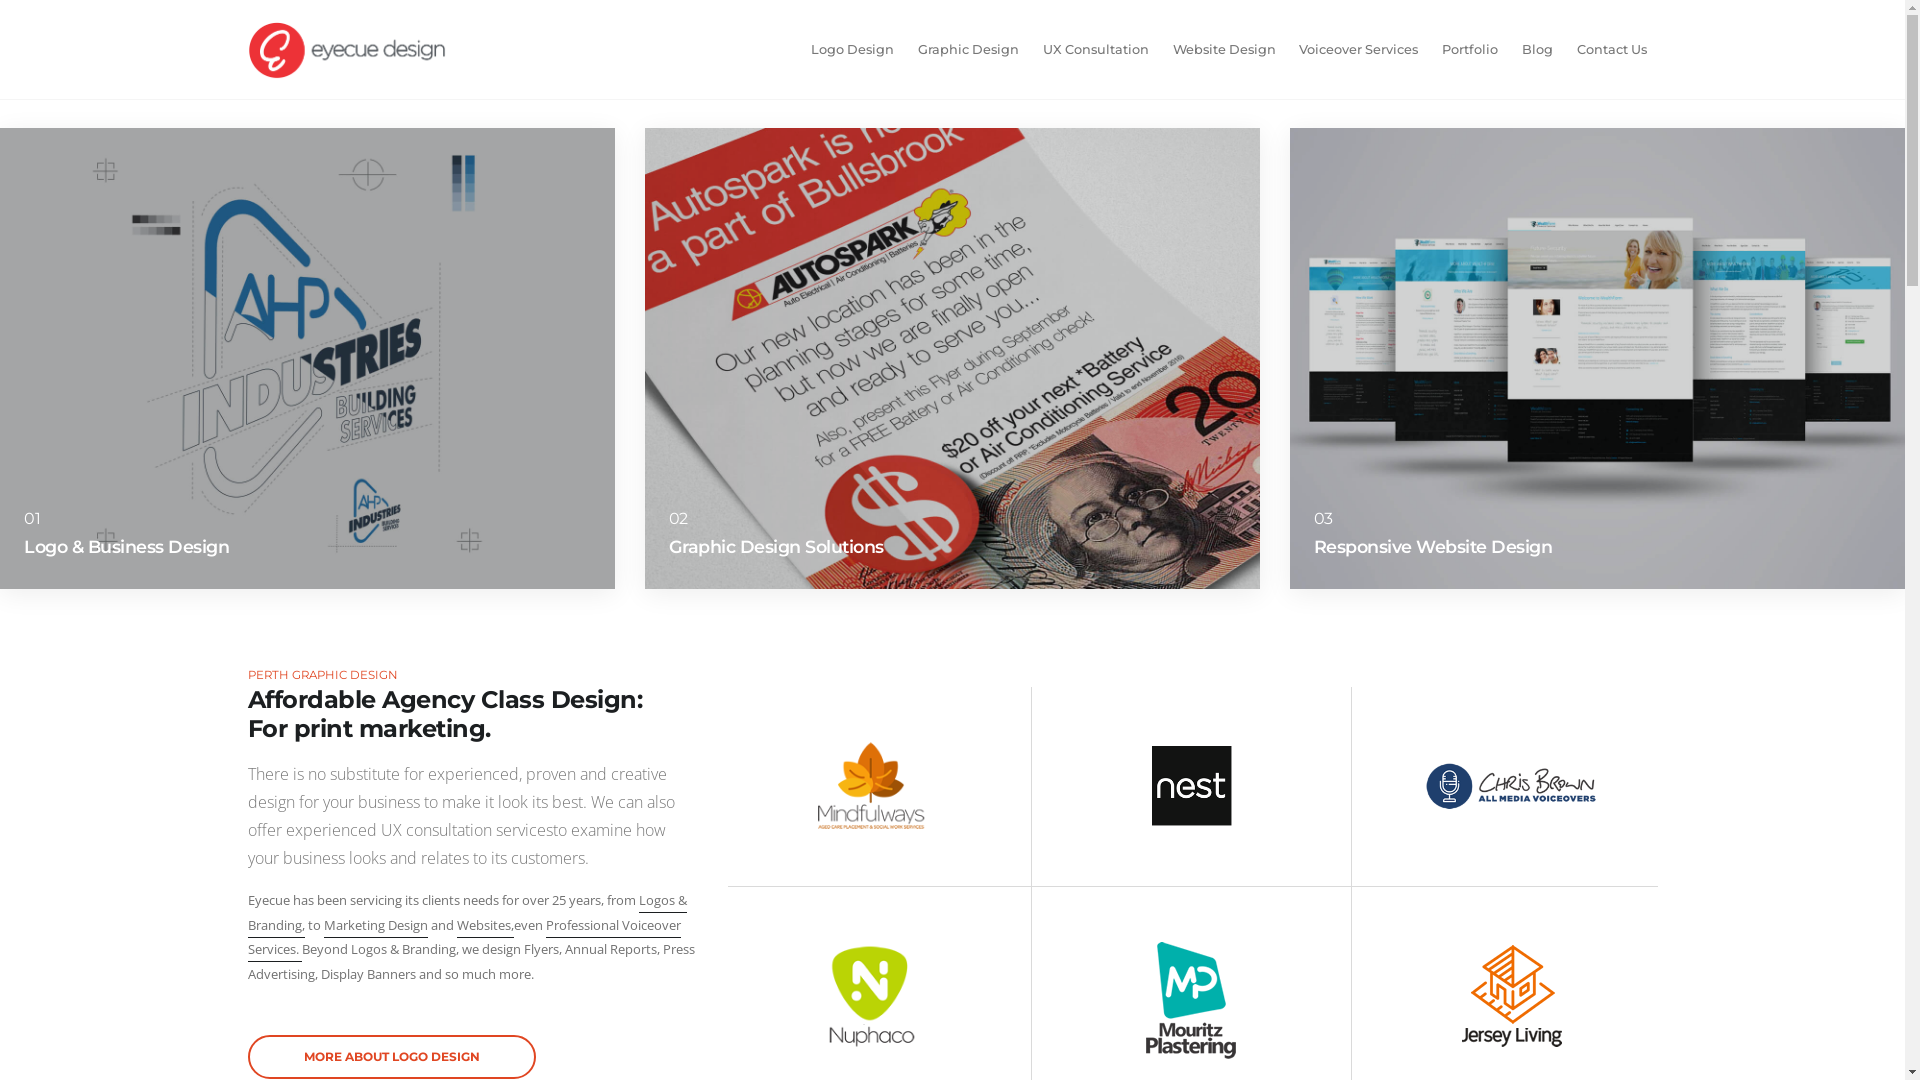 This screenshot has width=1920, height=1080. Describe the element at coordinates (466, 914) in the screenshot. I see `'Logos & Branding,'` at that location.